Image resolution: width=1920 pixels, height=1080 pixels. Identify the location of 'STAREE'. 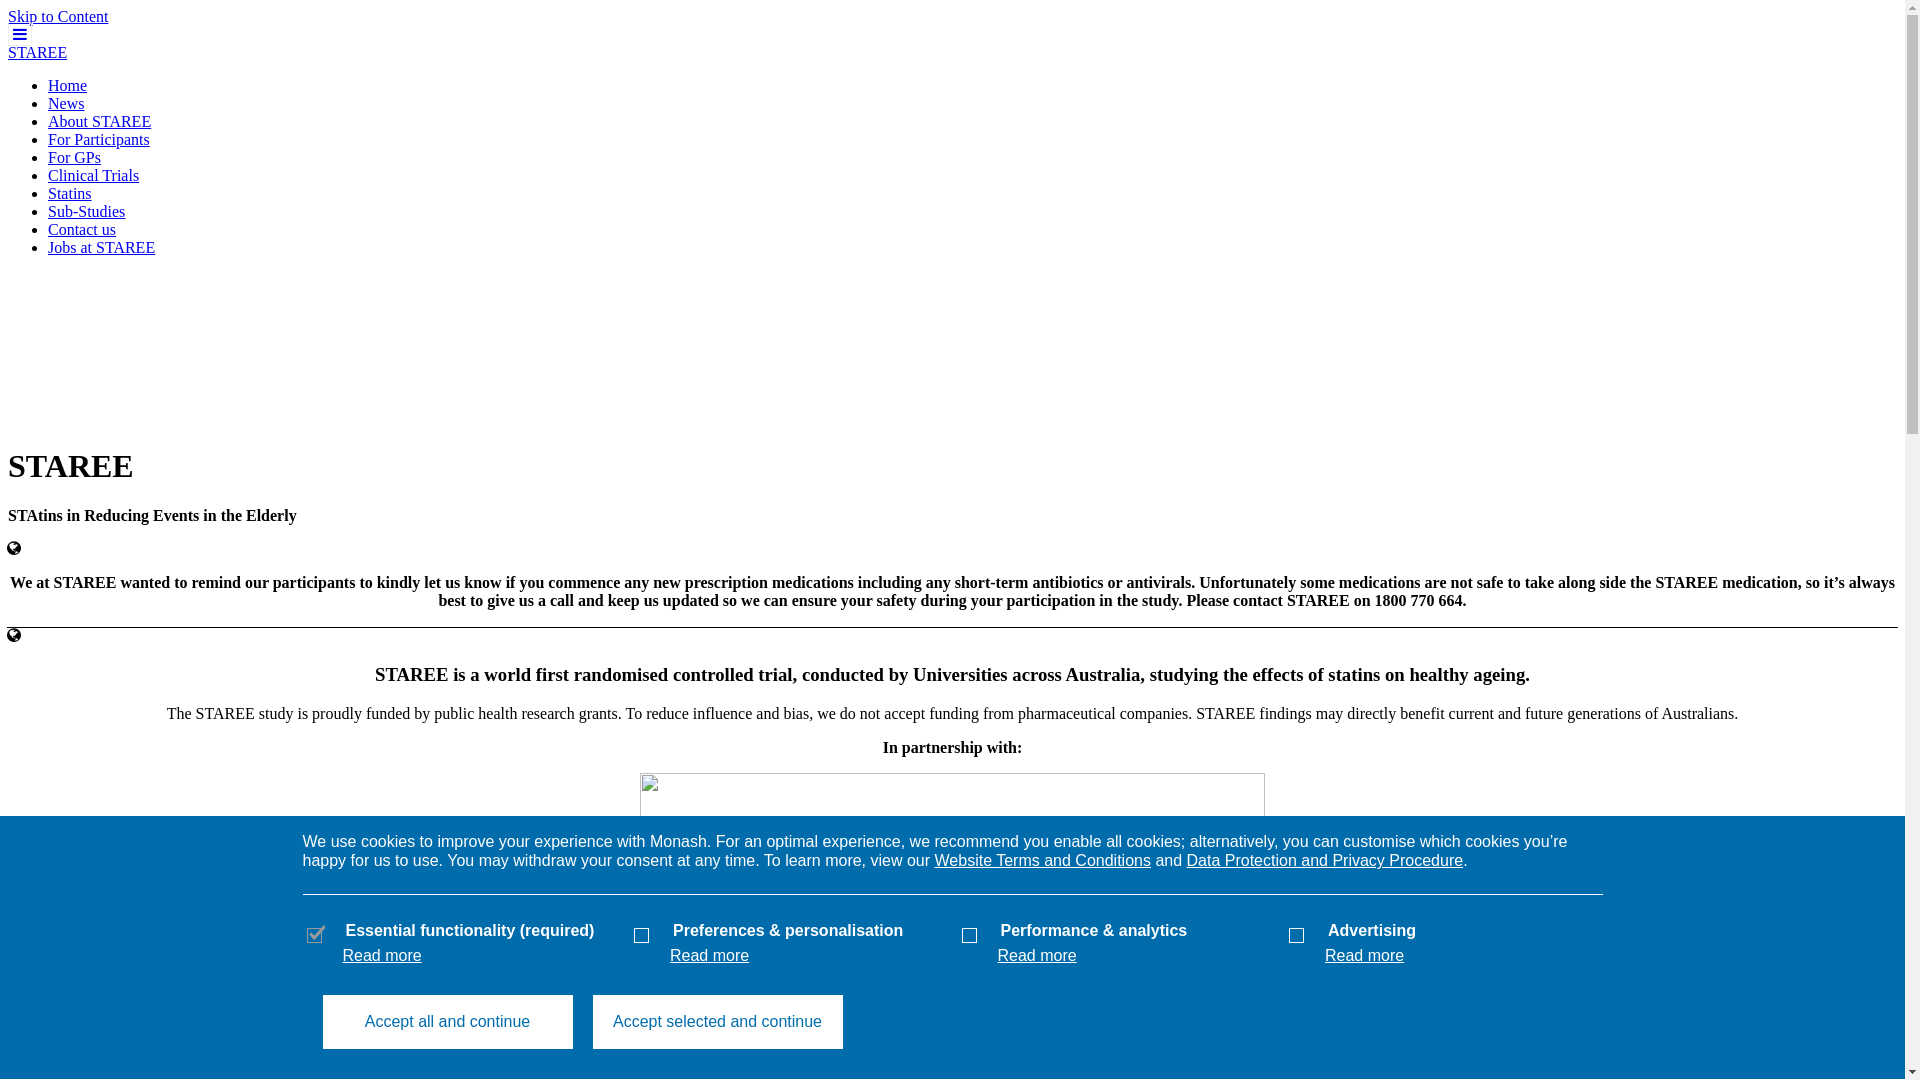
(37, 51).